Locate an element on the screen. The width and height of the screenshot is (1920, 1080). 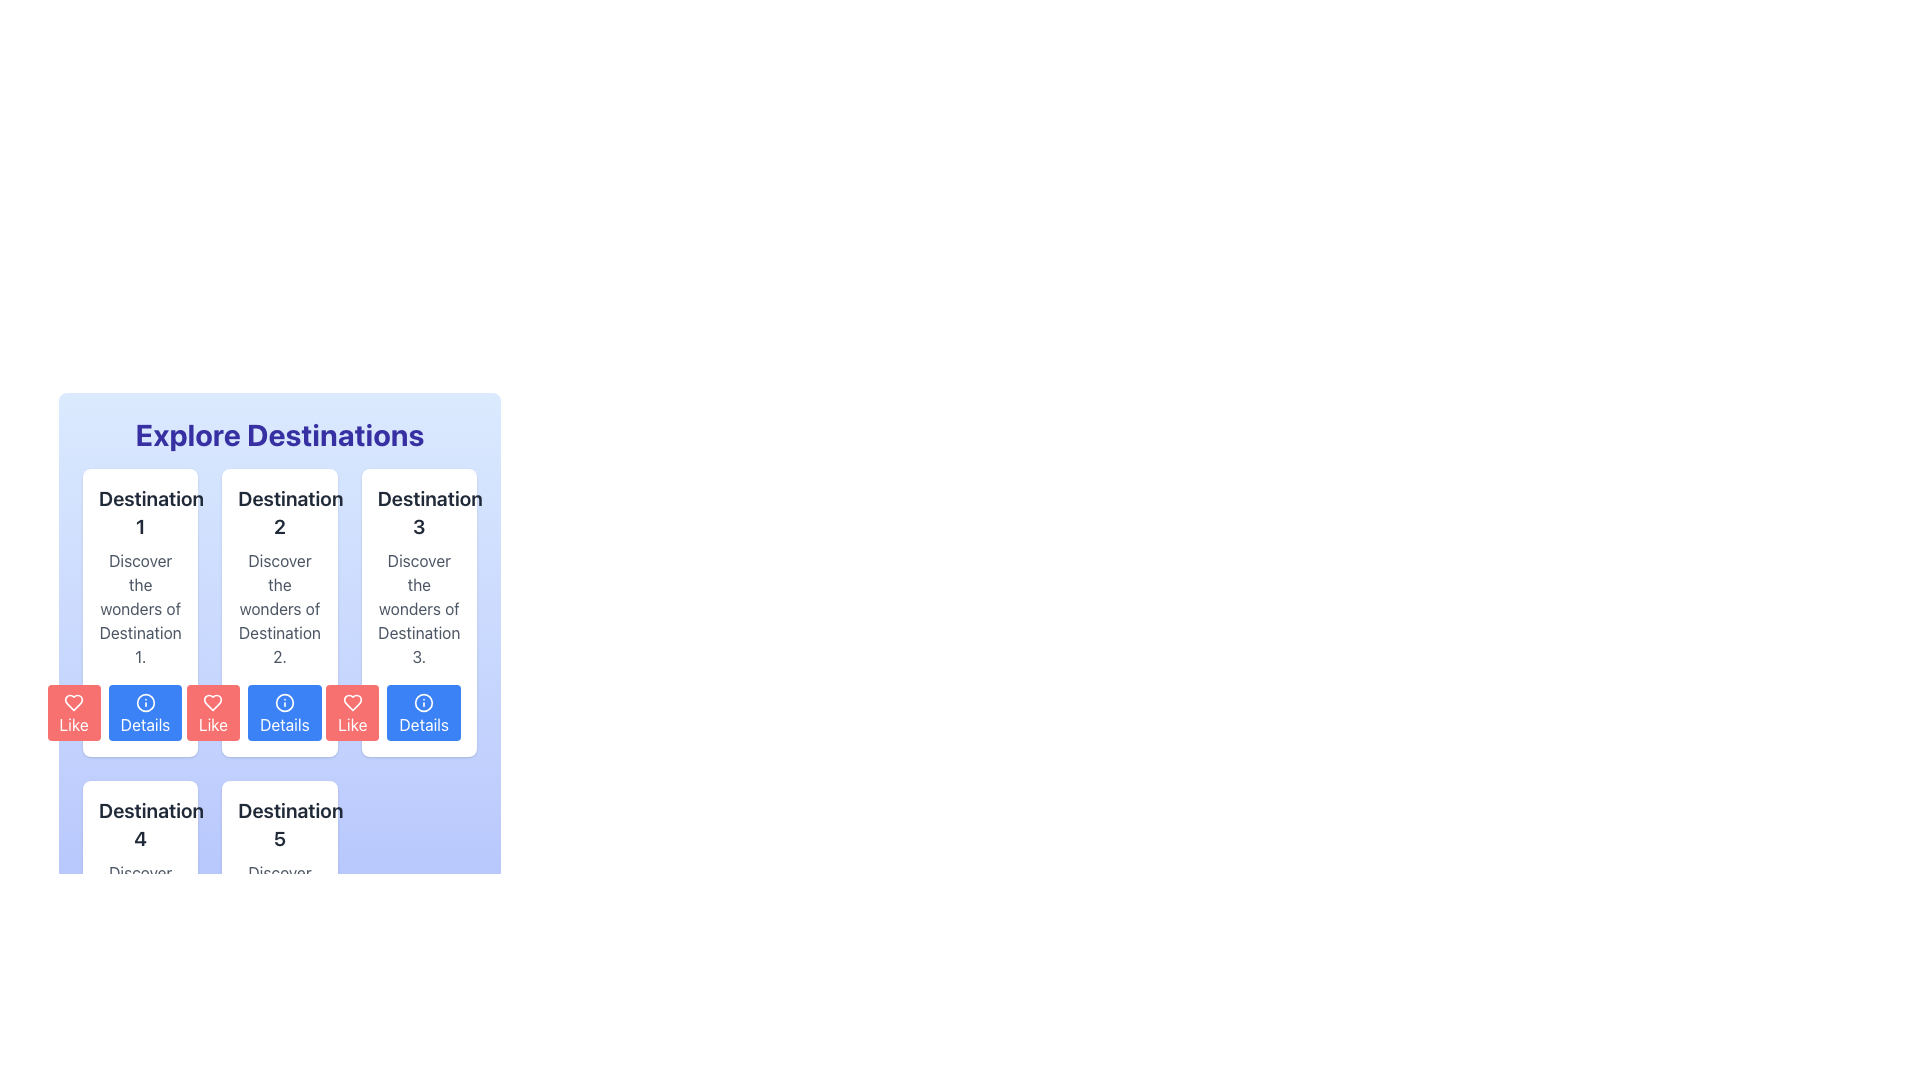
the 'Like' button, which has a red background and white text, located under 'Destination 1' and to the left of the 'Details' button is located at coordinates (74, 712).